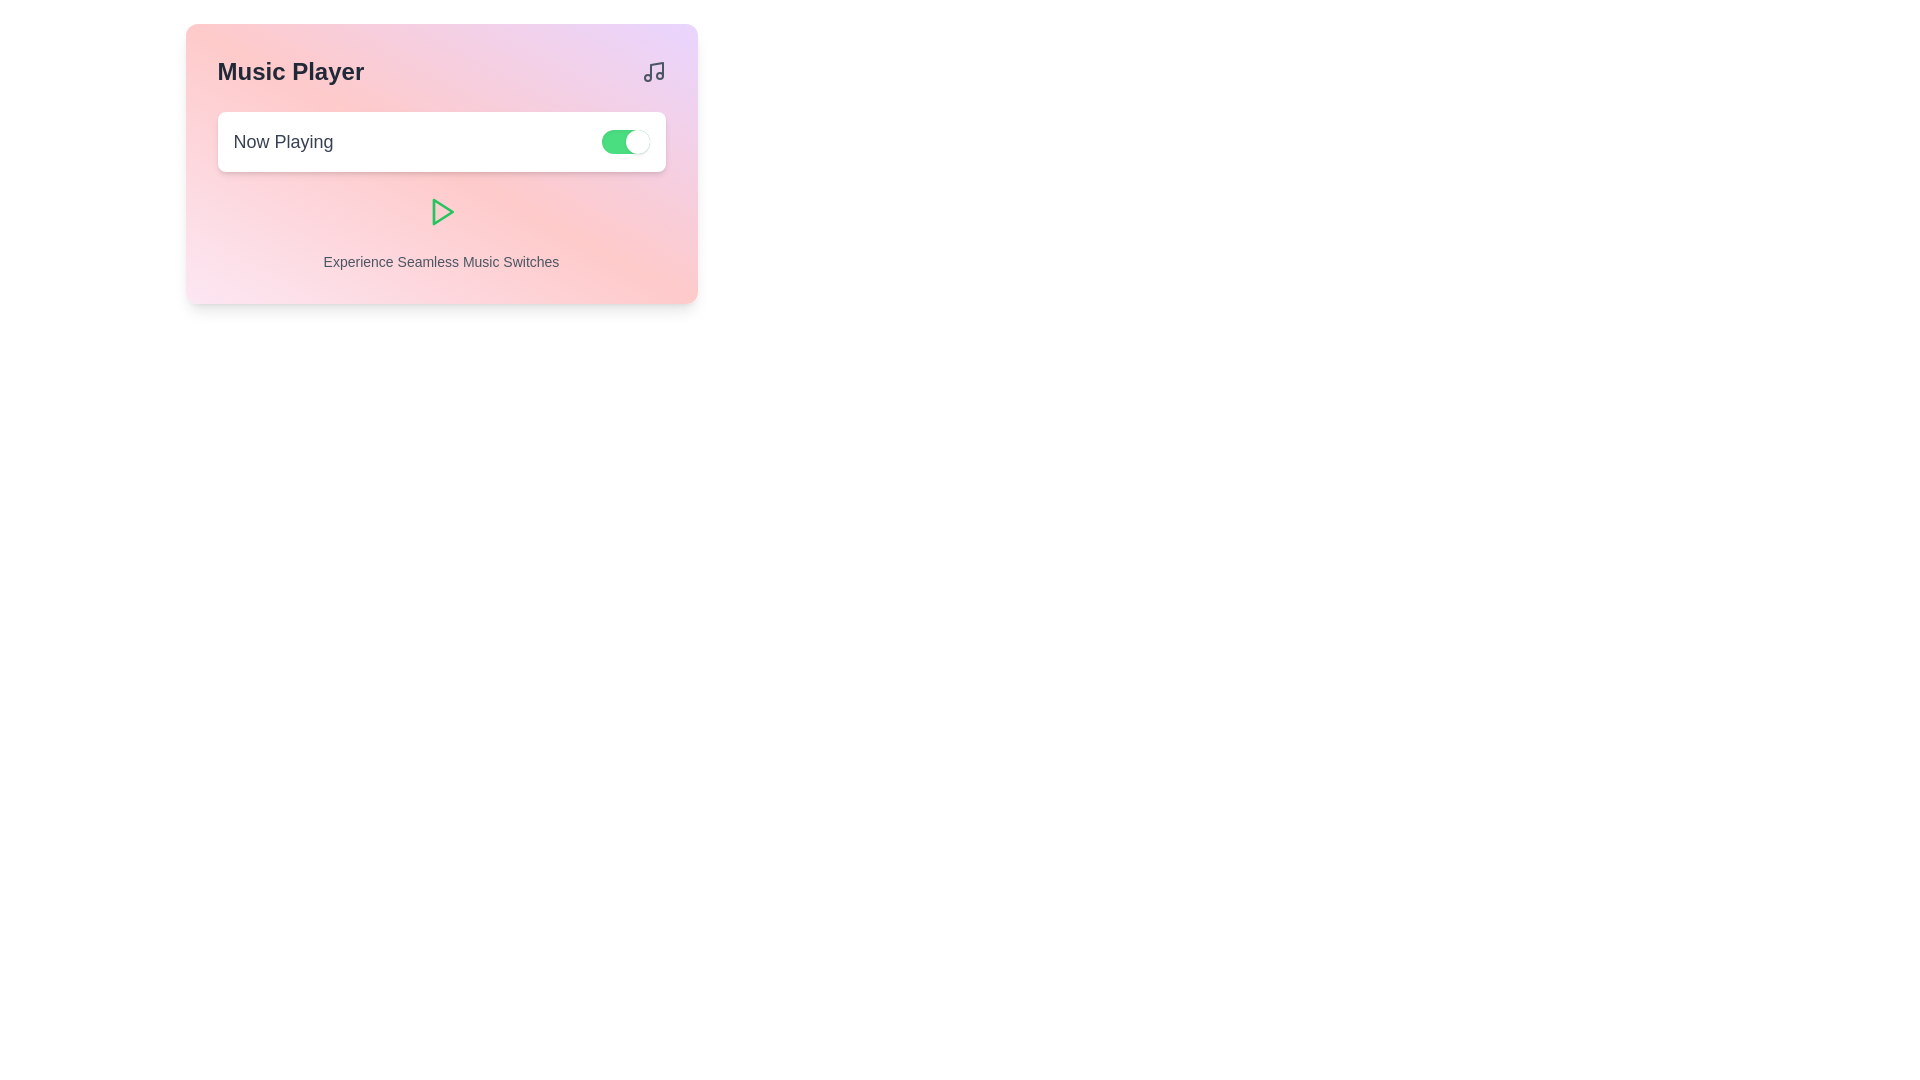  I want to click on the 'Music Player' title text label located at the top-left corner of the interface, so click(289, 71).